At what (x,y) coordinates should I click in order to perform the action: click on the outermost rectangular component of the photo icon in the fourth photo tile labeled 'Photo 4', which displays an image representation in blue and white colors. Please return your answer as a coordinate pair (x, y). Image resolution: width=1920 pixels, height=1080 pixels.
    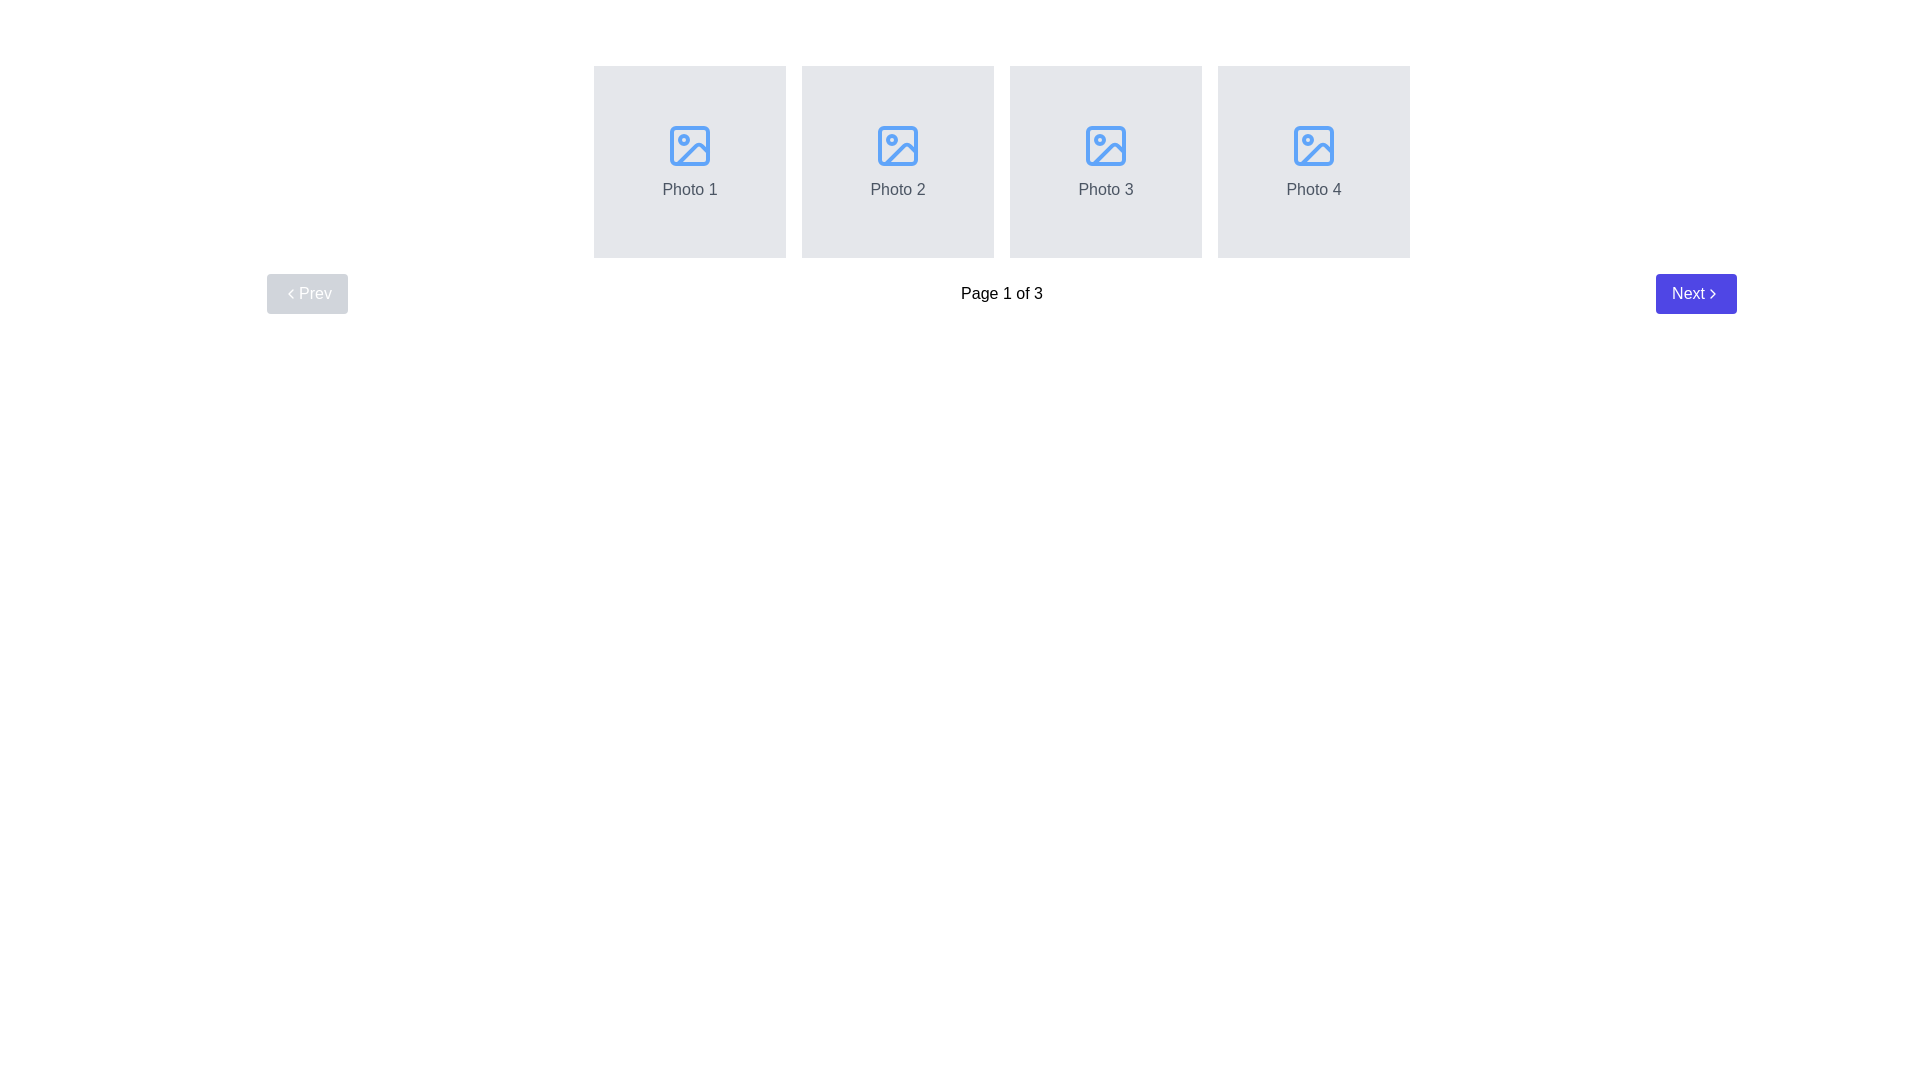
    Looking at the image, I should click on (1314, 145).